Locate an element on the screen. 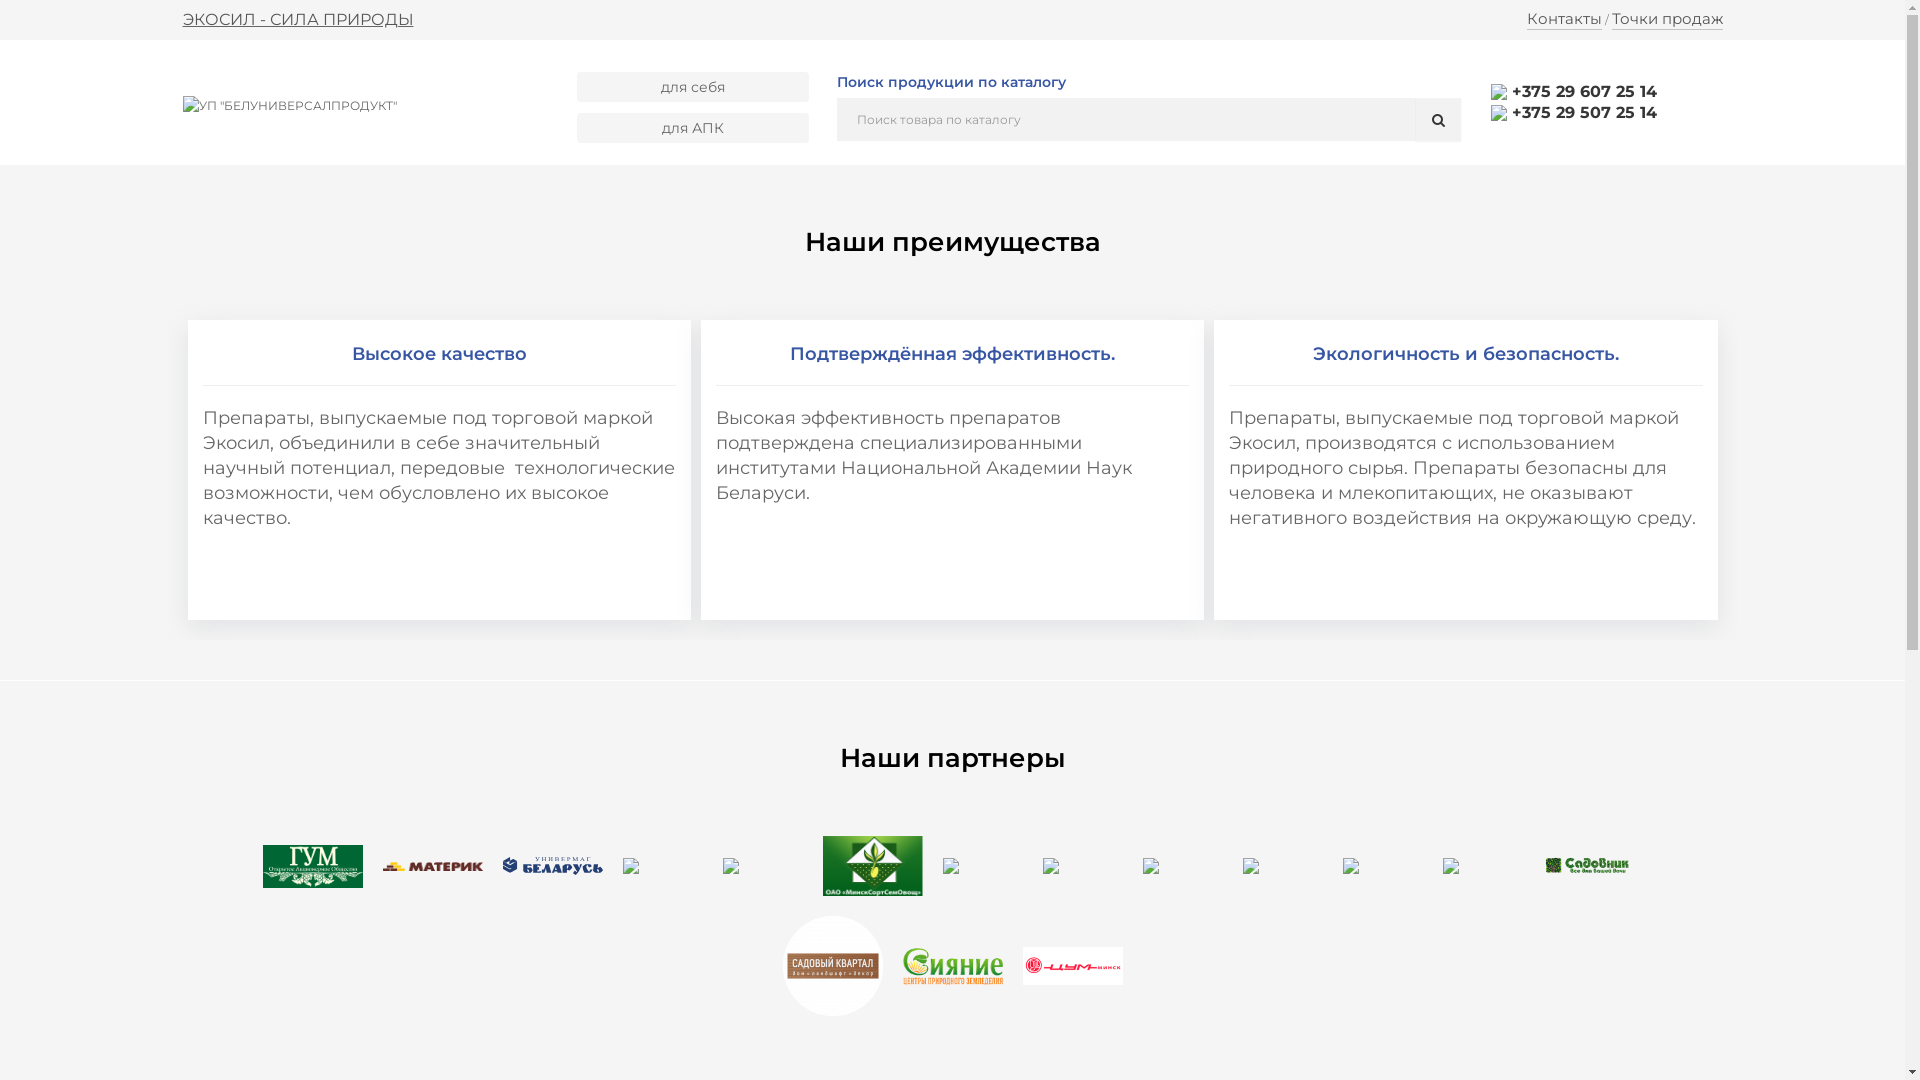 The image size is (1920, 1080). '+375 29 607 25 14' is located at coordinates (1491, 91).